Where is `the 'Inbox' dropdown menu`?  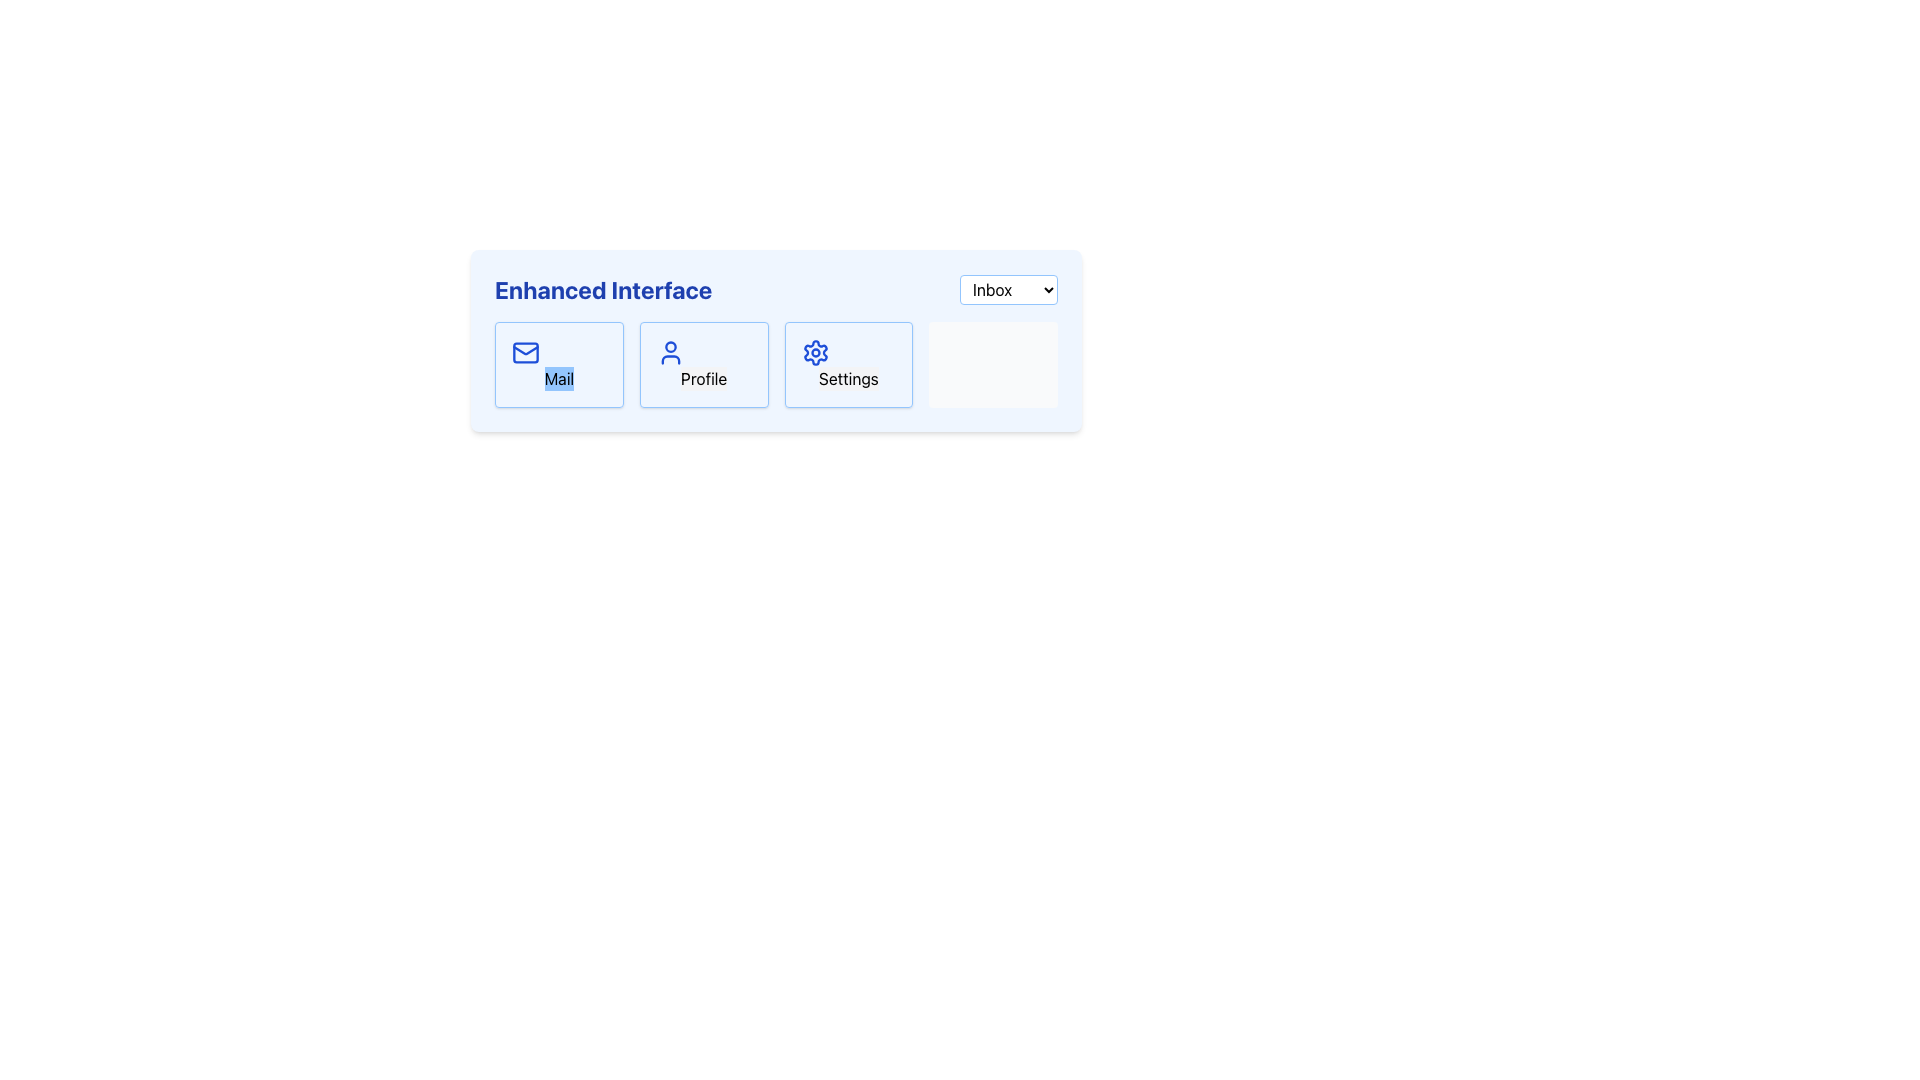
the 'Inbox' dropdown menu is located at coordinates (1008, 289).